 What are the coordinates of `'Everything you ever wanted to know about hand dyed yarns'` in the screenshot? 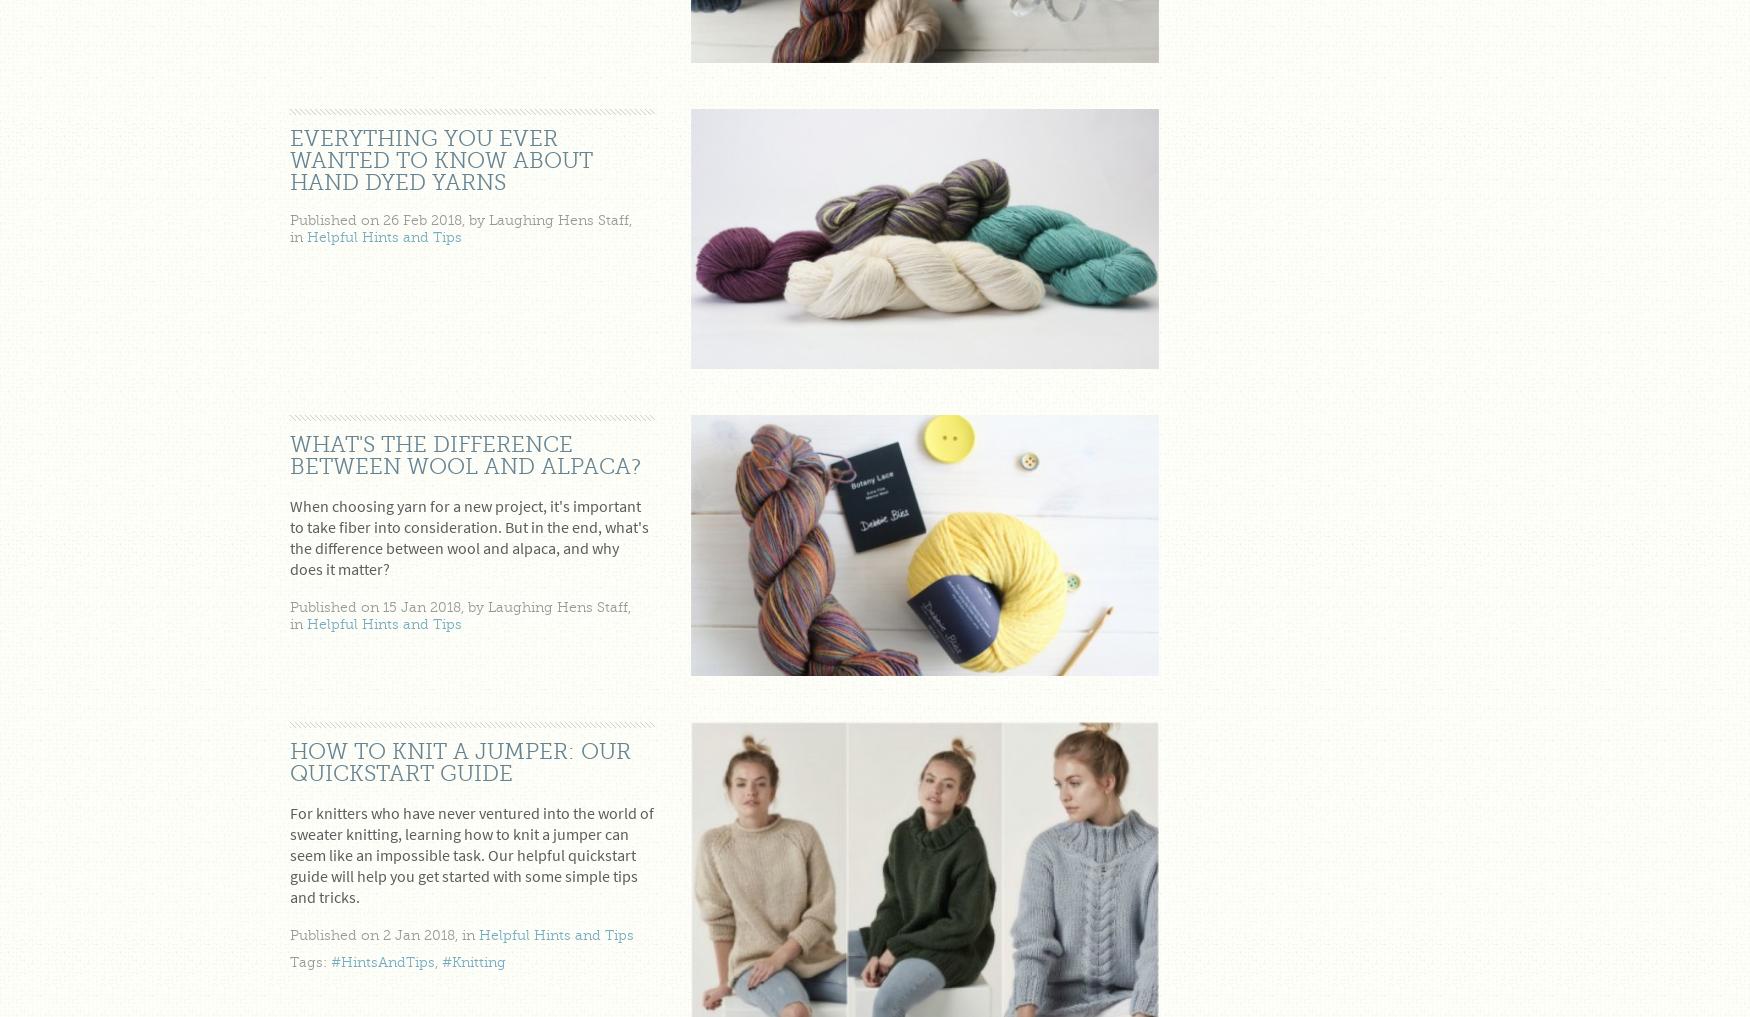 It's located at (441, 159).